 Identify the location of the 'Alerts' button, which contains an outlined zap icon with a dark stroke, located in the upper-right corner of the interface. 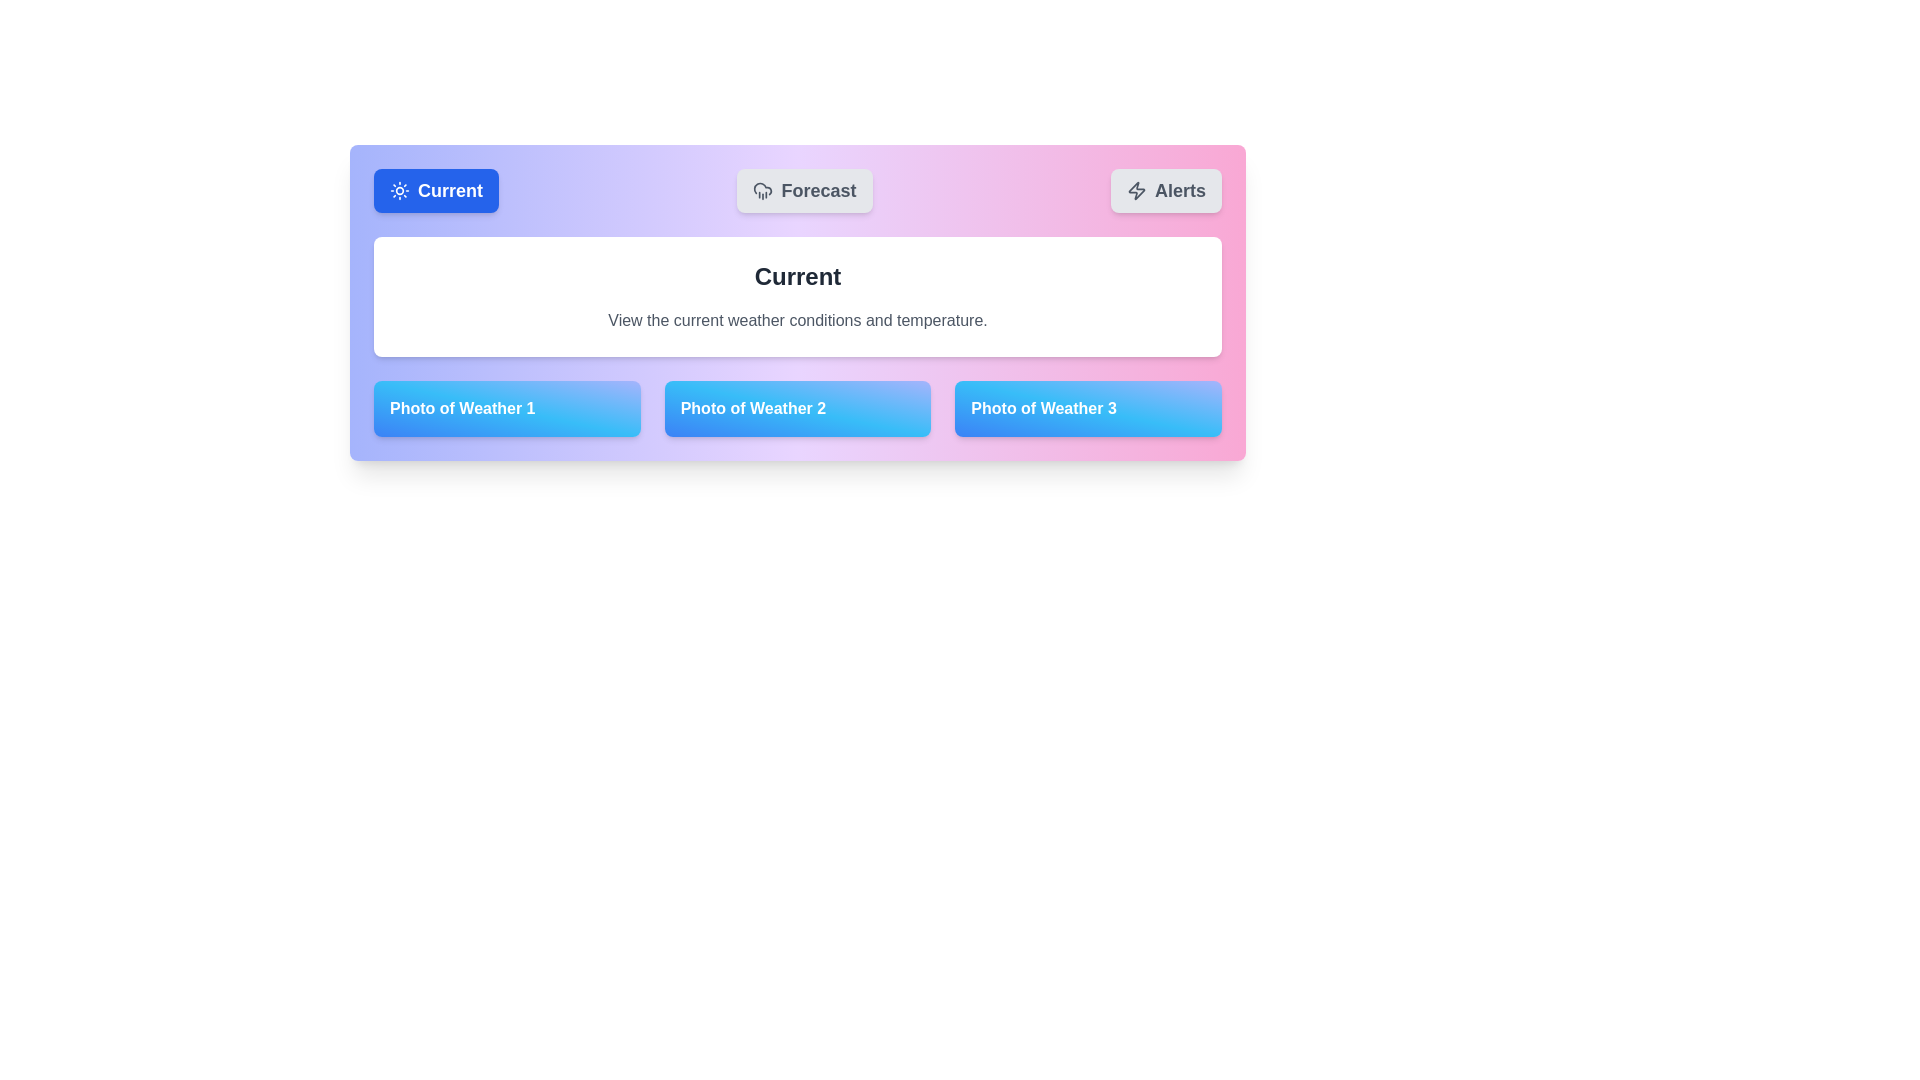
(1137, 191).